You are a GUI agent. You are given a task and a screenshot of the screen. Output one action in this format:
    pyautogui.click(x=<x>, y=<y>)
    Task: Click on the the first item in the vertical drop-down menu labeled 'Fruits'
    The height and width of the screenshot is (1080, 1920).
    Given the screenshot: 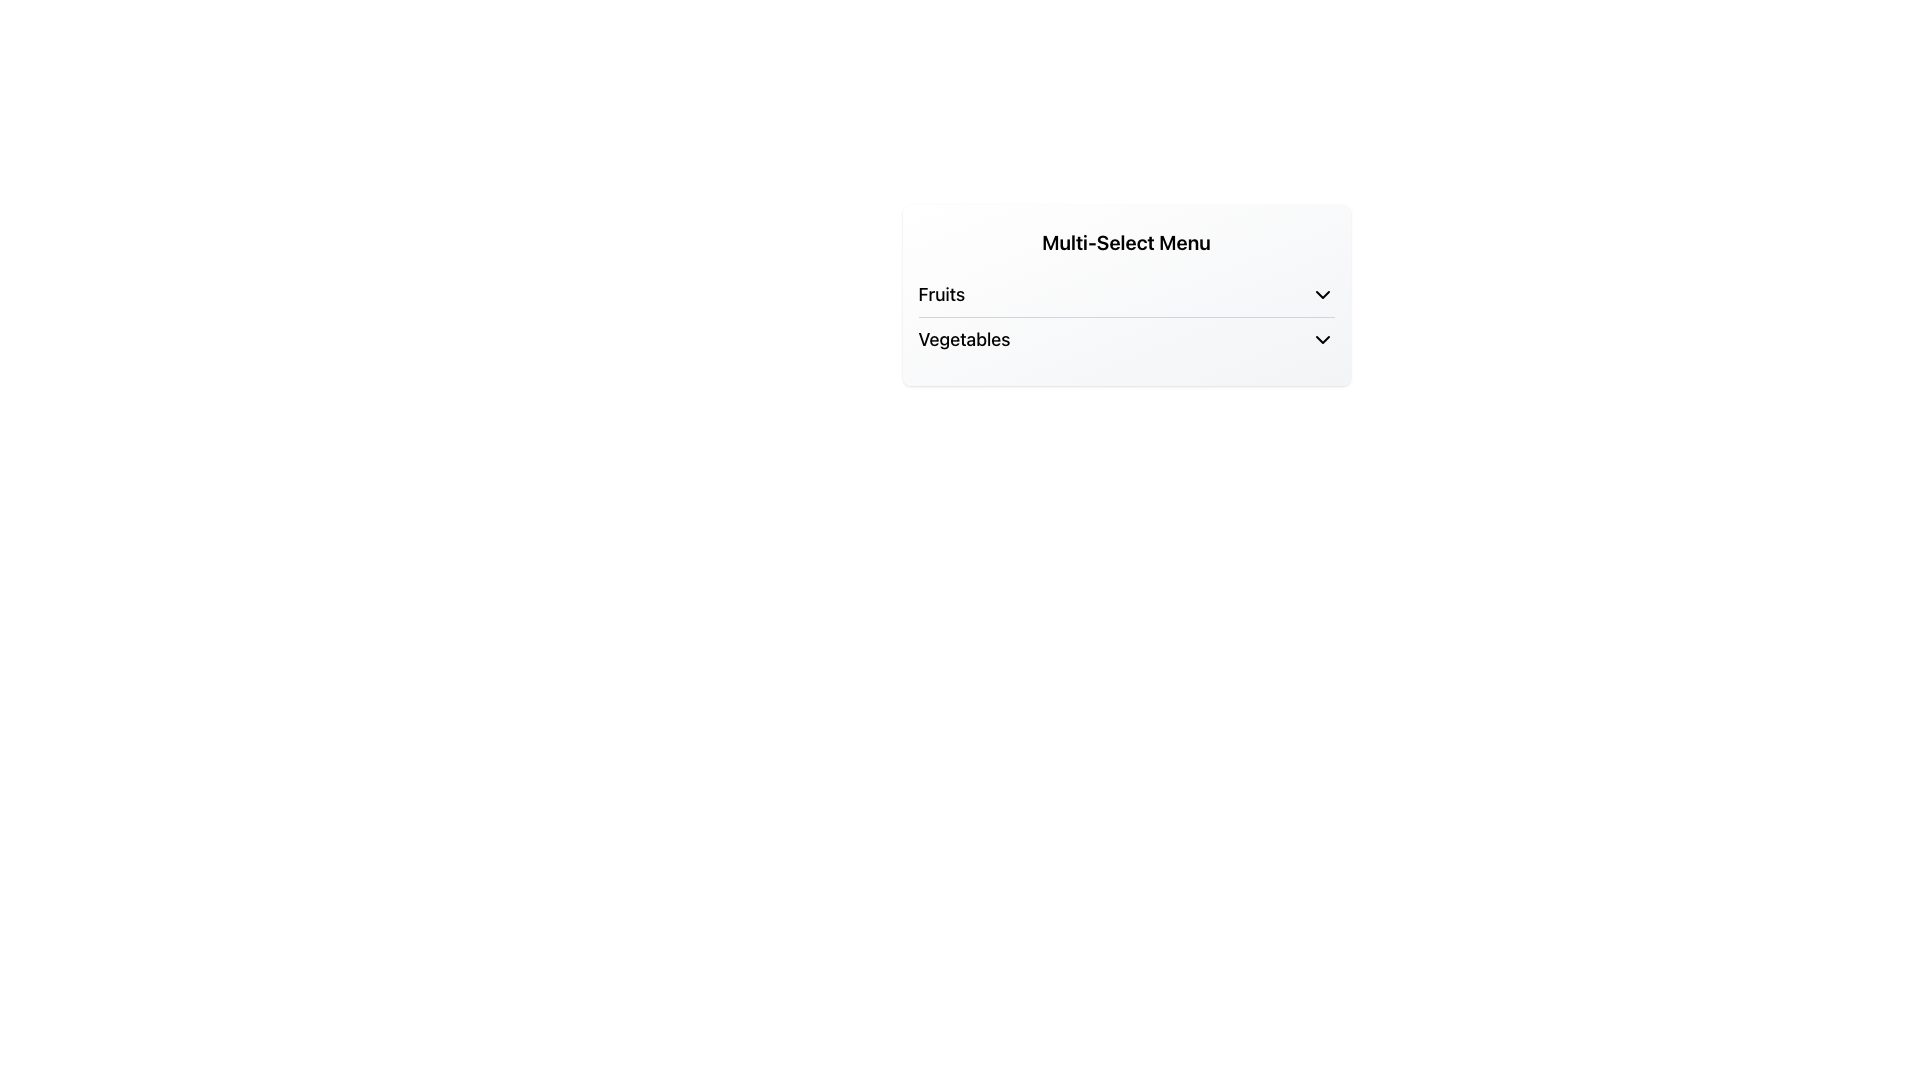 What is the action you would take?
    pyautogui.click(x=1126, y=294)
    